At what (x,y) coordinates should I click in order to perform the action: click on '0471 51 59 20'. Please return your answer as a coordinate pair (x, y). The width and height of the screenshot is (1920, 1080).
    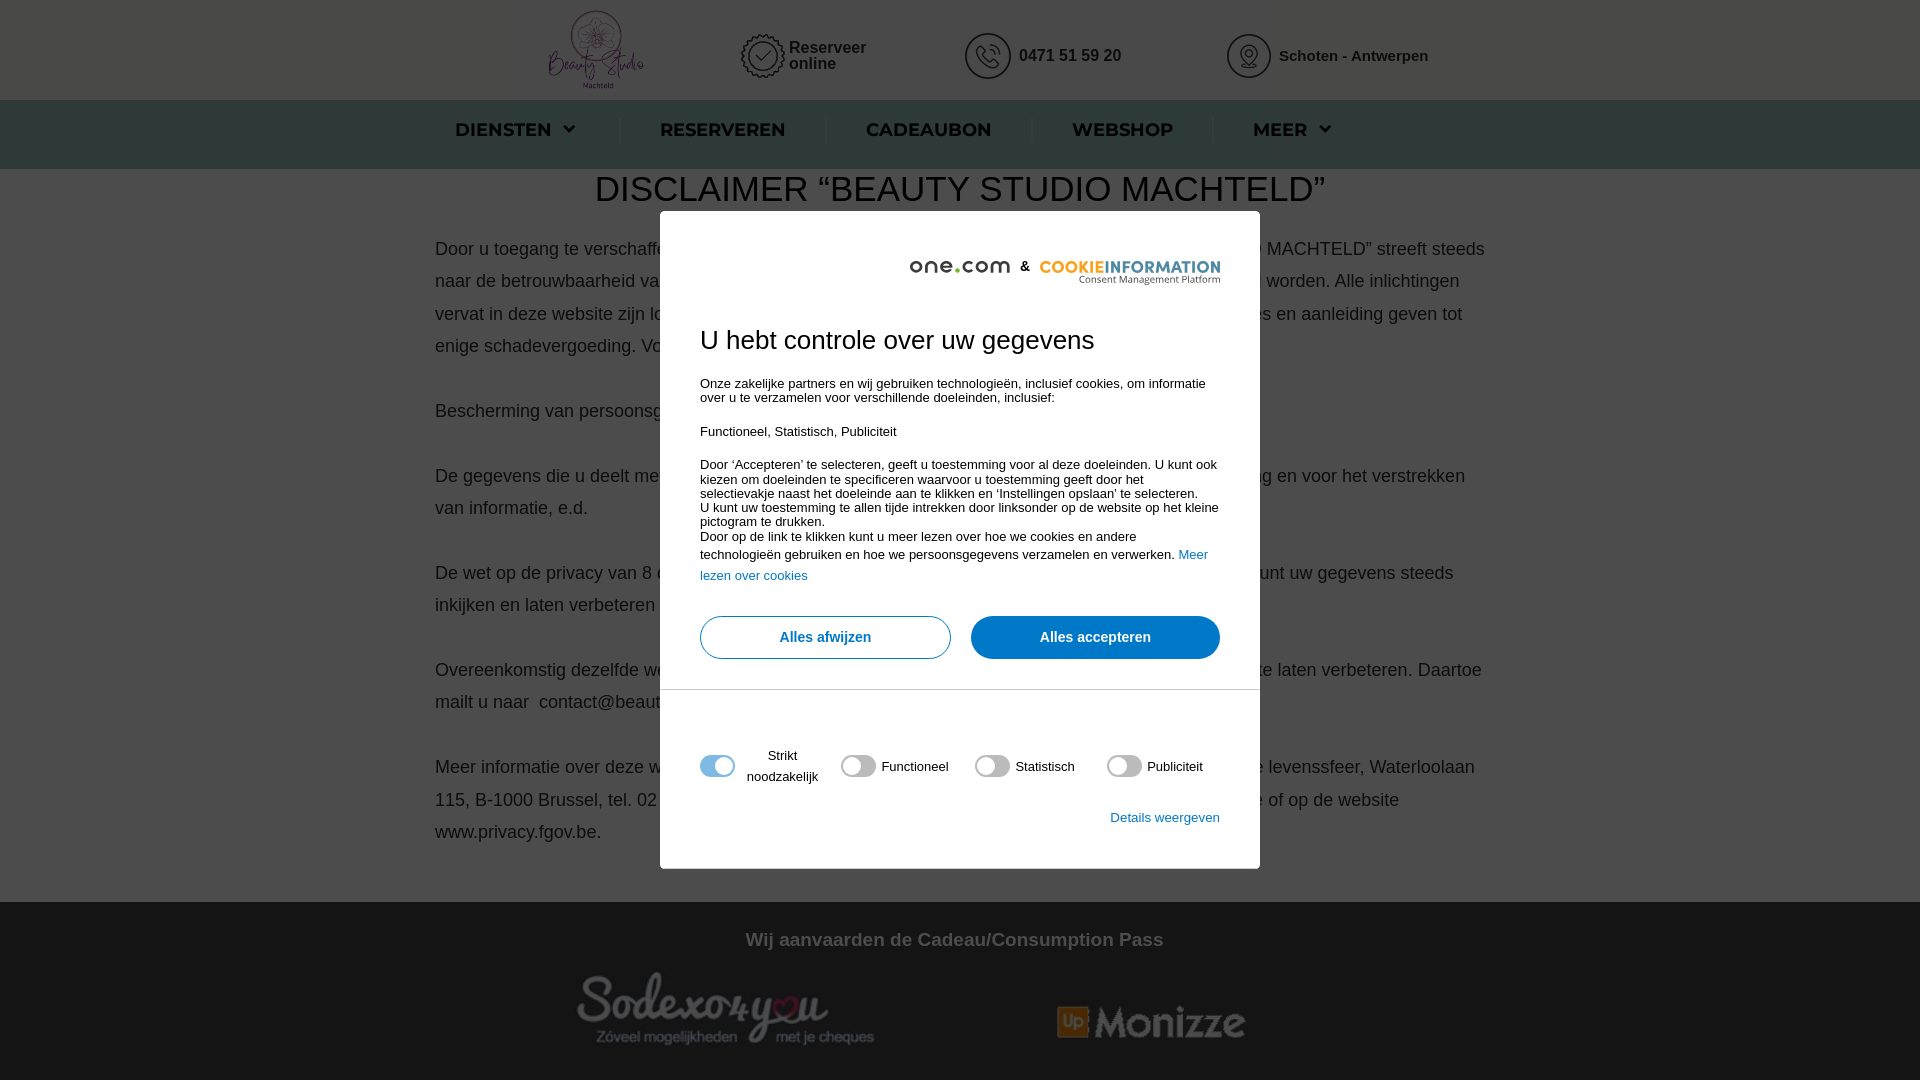
    Looking at the image, I should click on (1069, 53).